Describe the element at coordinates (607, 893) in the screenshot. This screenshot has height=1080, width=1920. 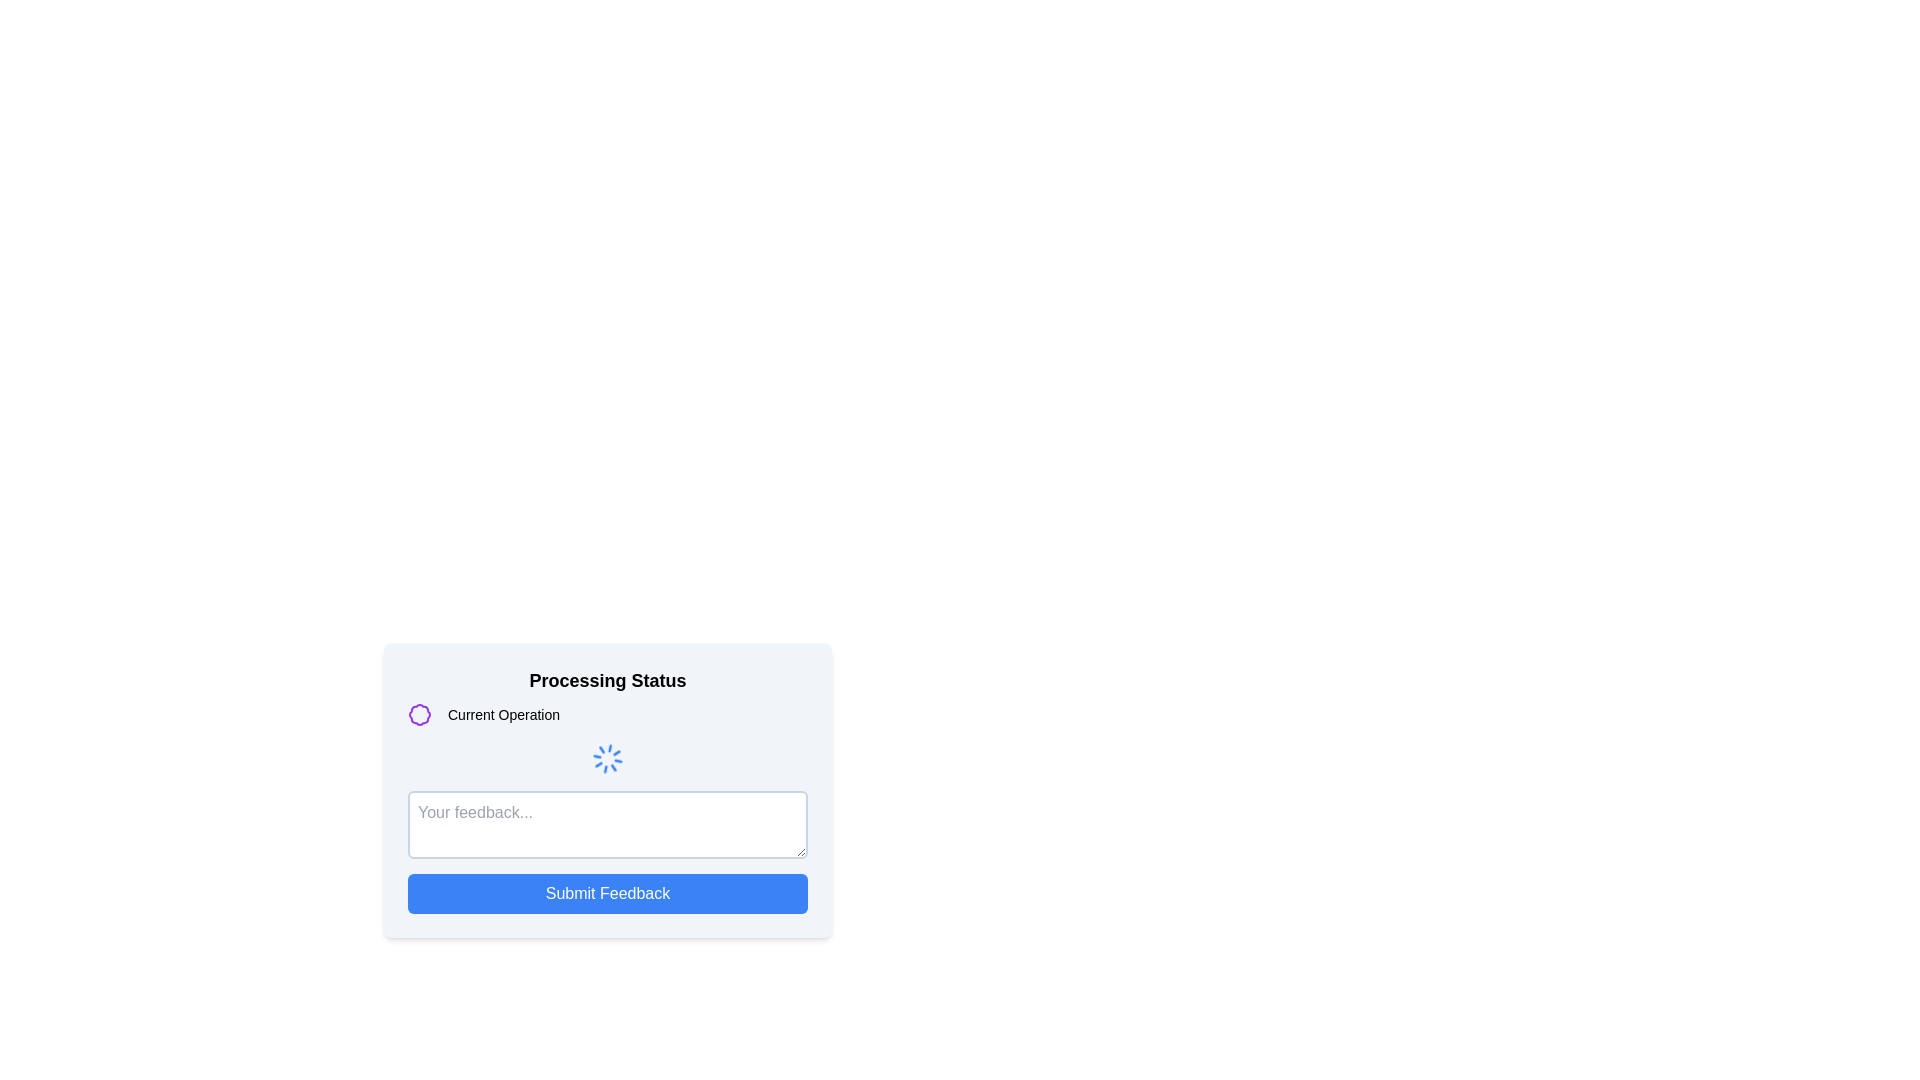
I see `the submission button located at the bottom of the card interface, centered horizontally beneath the 'Your feedback...' text input area` at that location.